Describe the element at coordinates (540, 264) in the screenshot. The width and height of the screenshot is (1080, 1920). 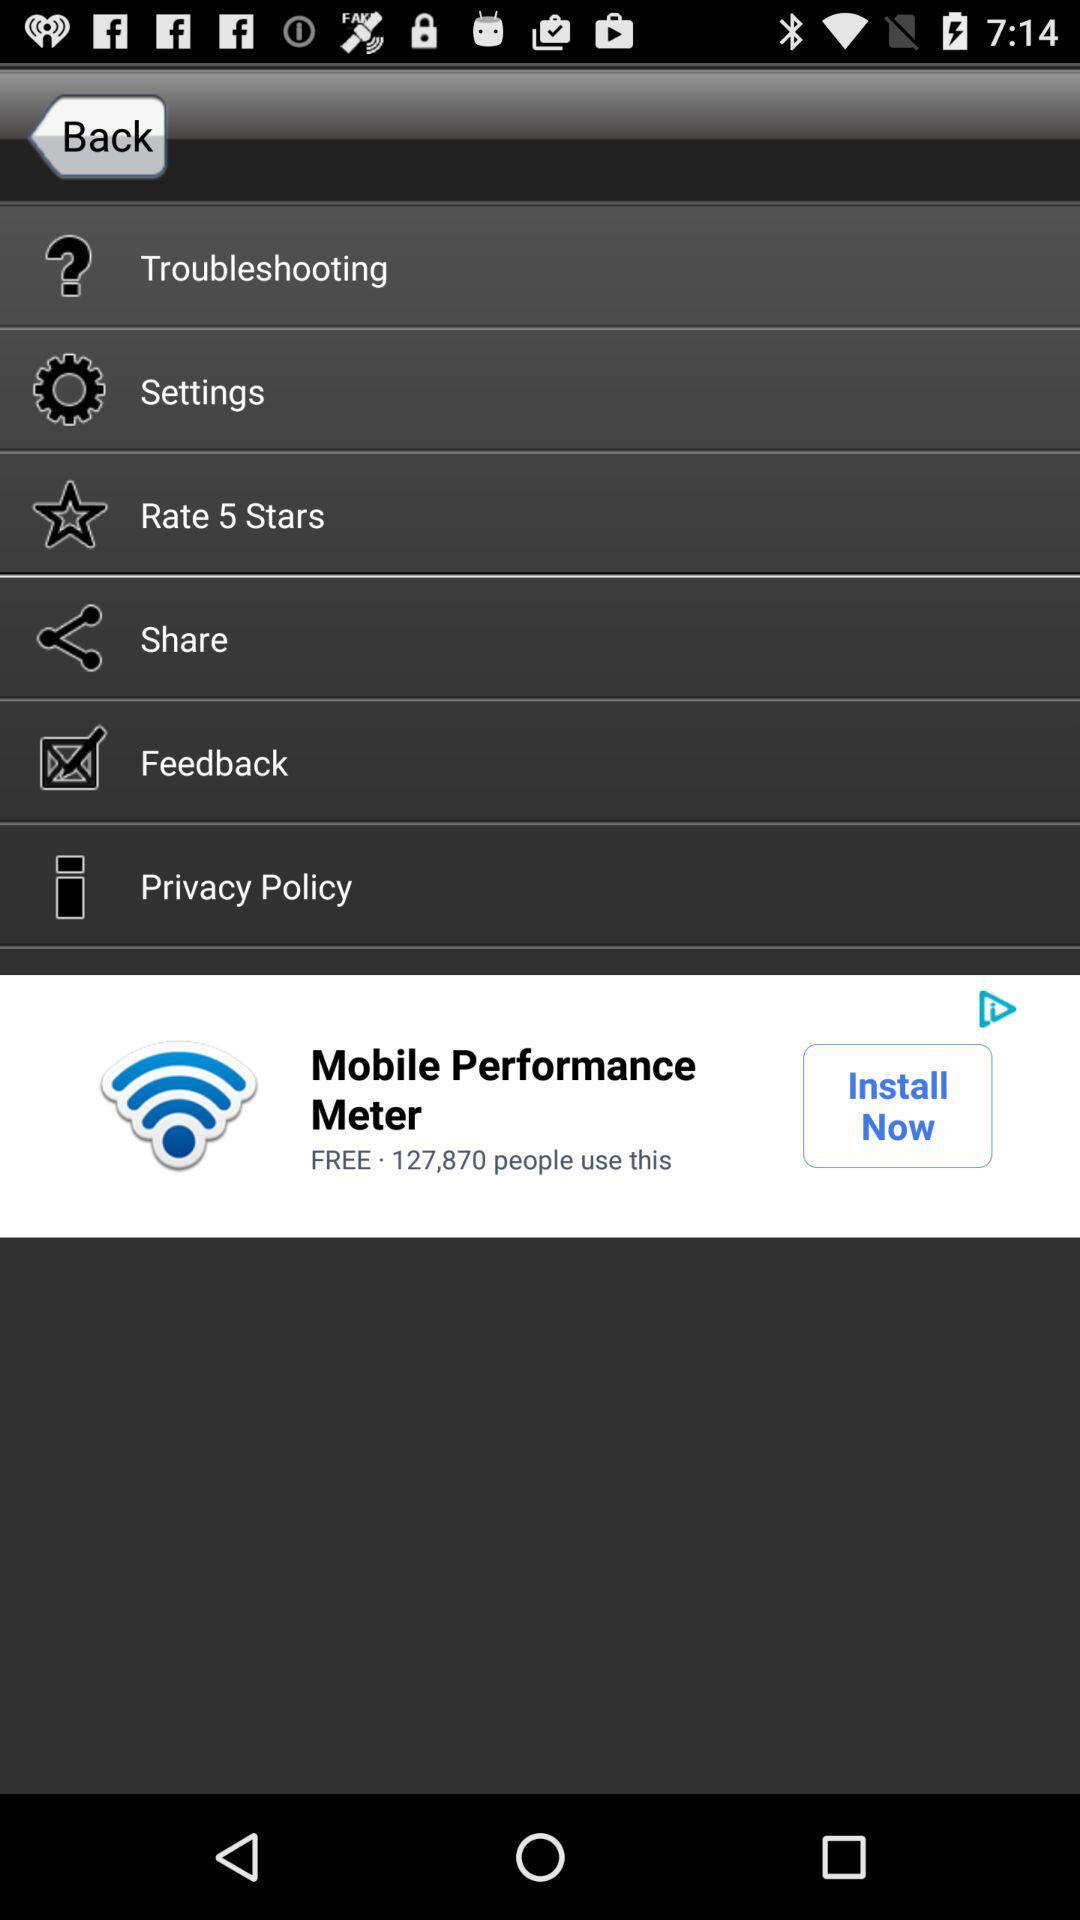
I see `the troubleshooting button` at that location.